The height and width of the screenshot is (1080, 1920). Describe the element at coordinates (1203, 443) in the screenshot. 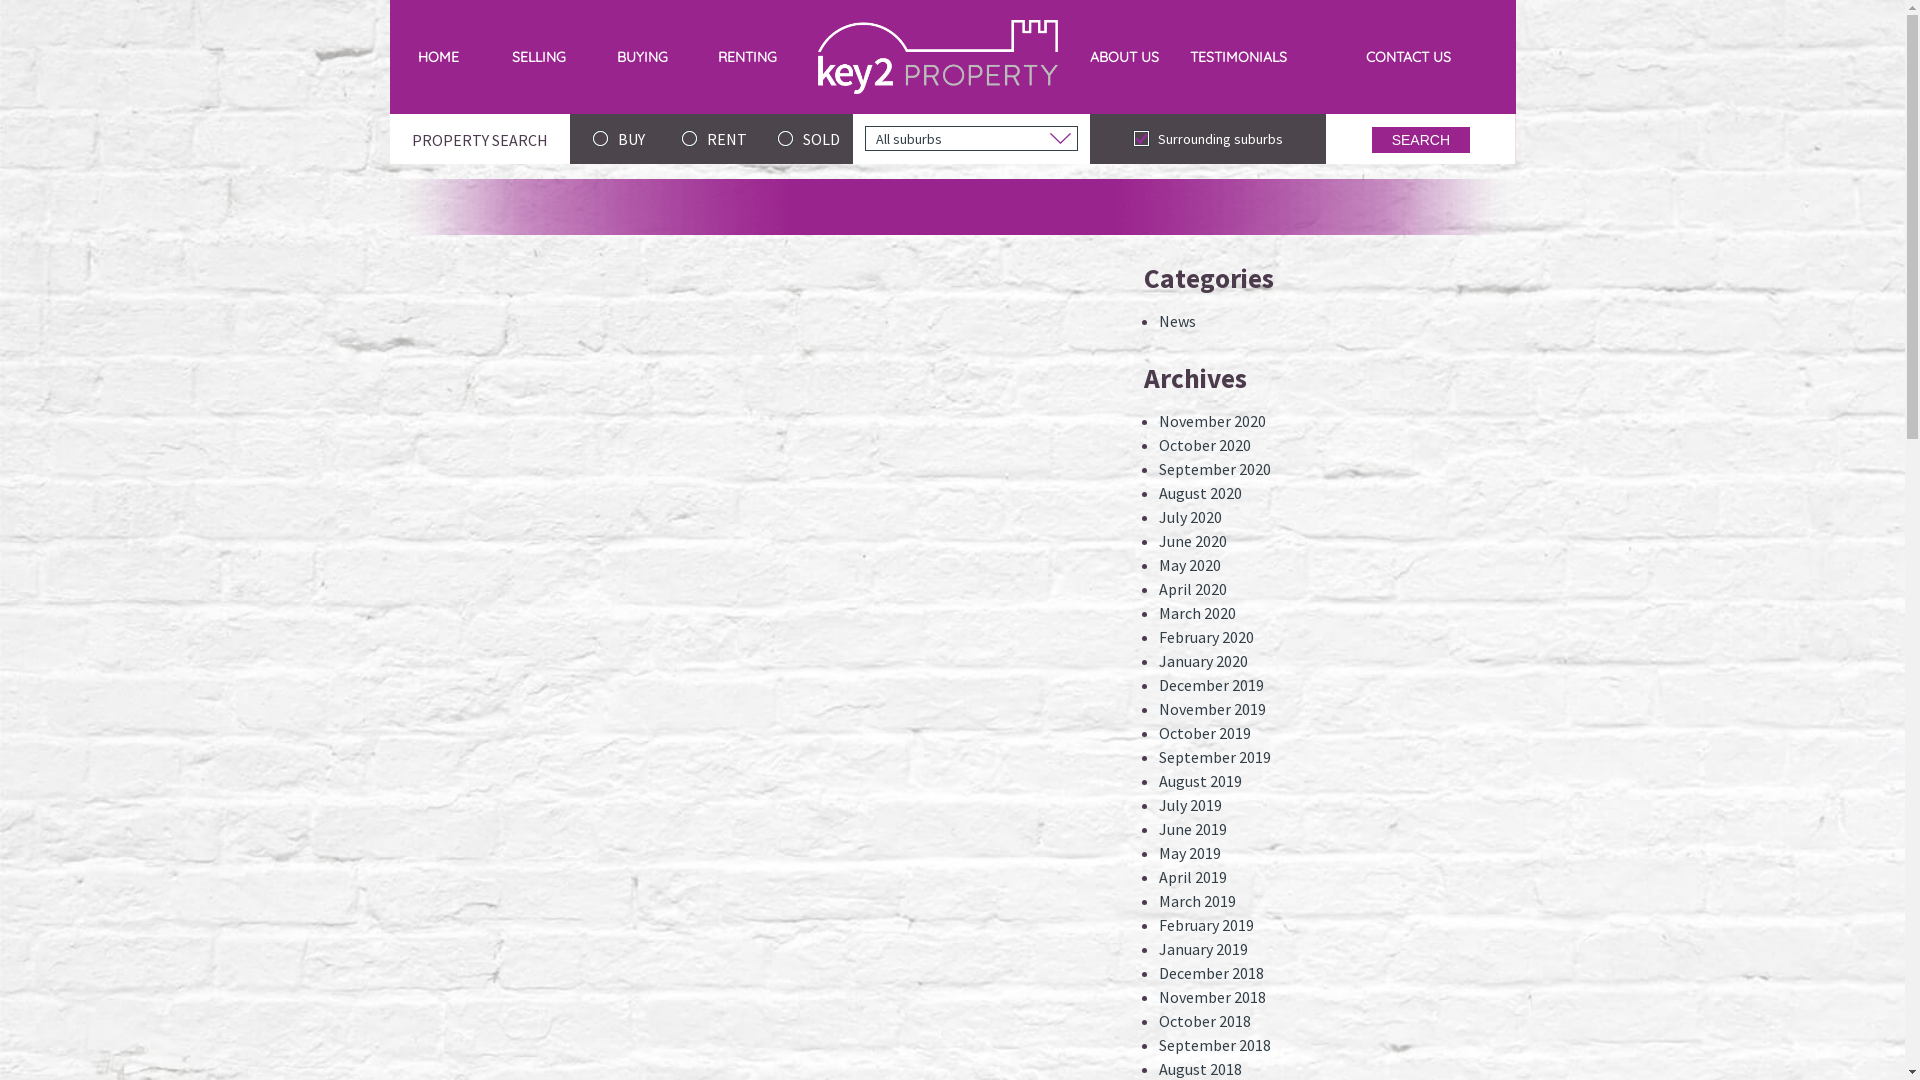

I see `'October 2020'` at that location.